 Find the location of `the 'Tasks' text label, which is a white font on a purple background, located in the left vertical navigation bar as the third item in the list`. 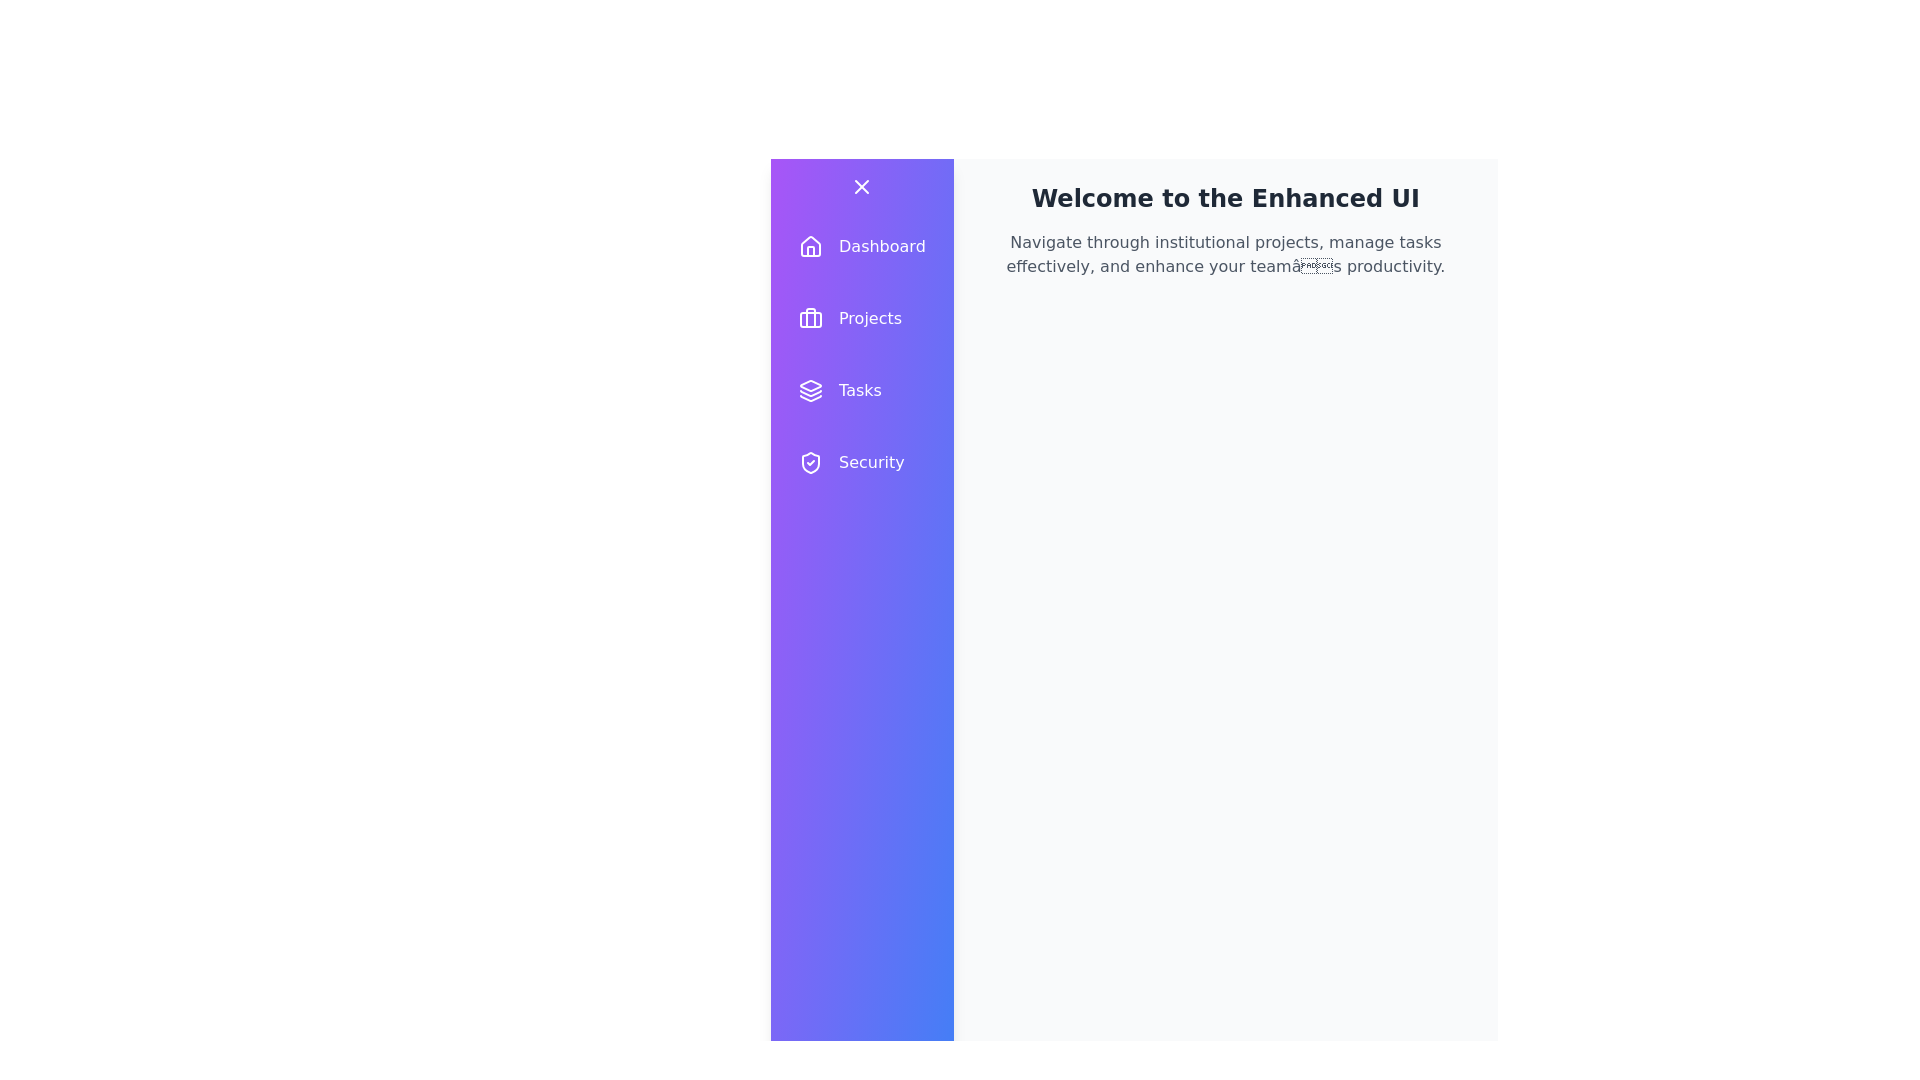

the 'Tasks' text label, which is a white font on a purple background, located in the left vertical navigation bar as the third item in the list is located at coordinates (860, 390).